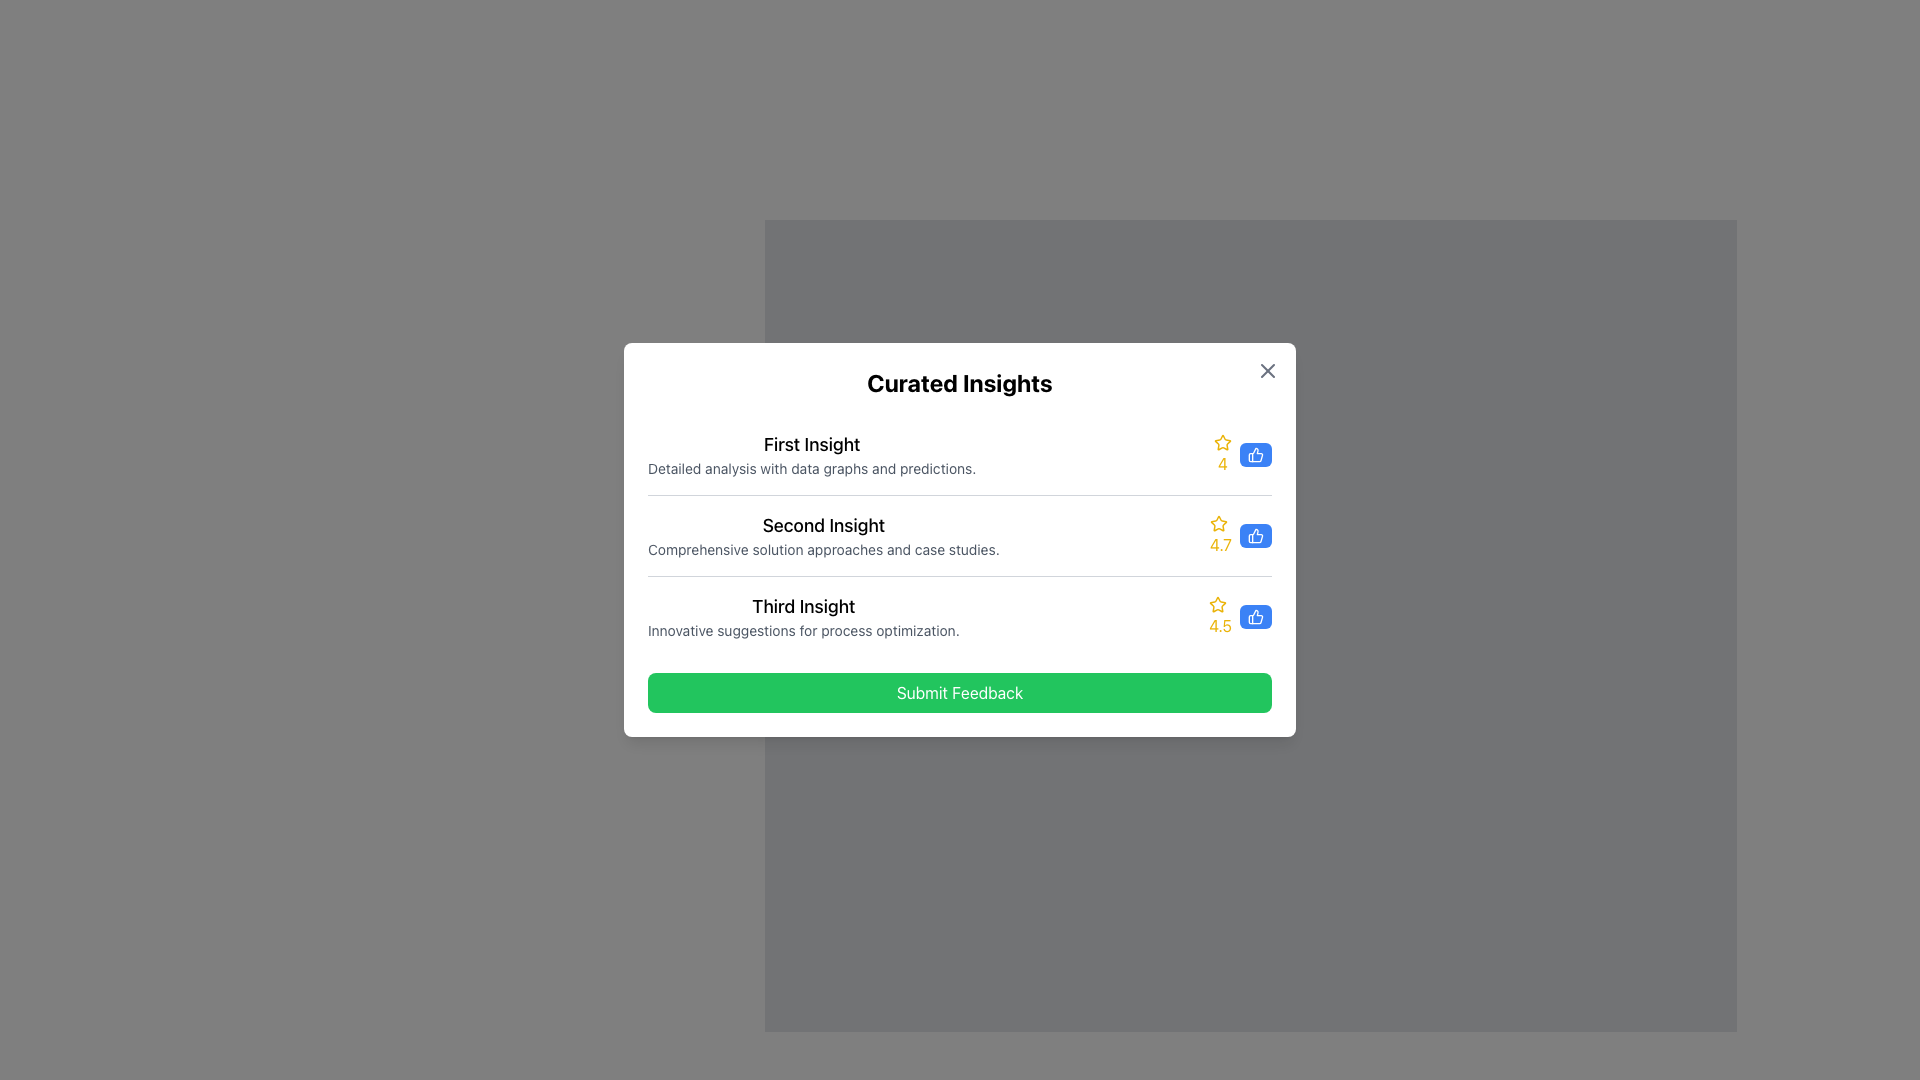 Image resolution: width=1920 pixels, height=1080 pixels. I want to click on value displayed in the text label located in the second insight section, positioned to the left of the thumbs-up icon and below the star symbol indicating the rating, so click(1219, 535).